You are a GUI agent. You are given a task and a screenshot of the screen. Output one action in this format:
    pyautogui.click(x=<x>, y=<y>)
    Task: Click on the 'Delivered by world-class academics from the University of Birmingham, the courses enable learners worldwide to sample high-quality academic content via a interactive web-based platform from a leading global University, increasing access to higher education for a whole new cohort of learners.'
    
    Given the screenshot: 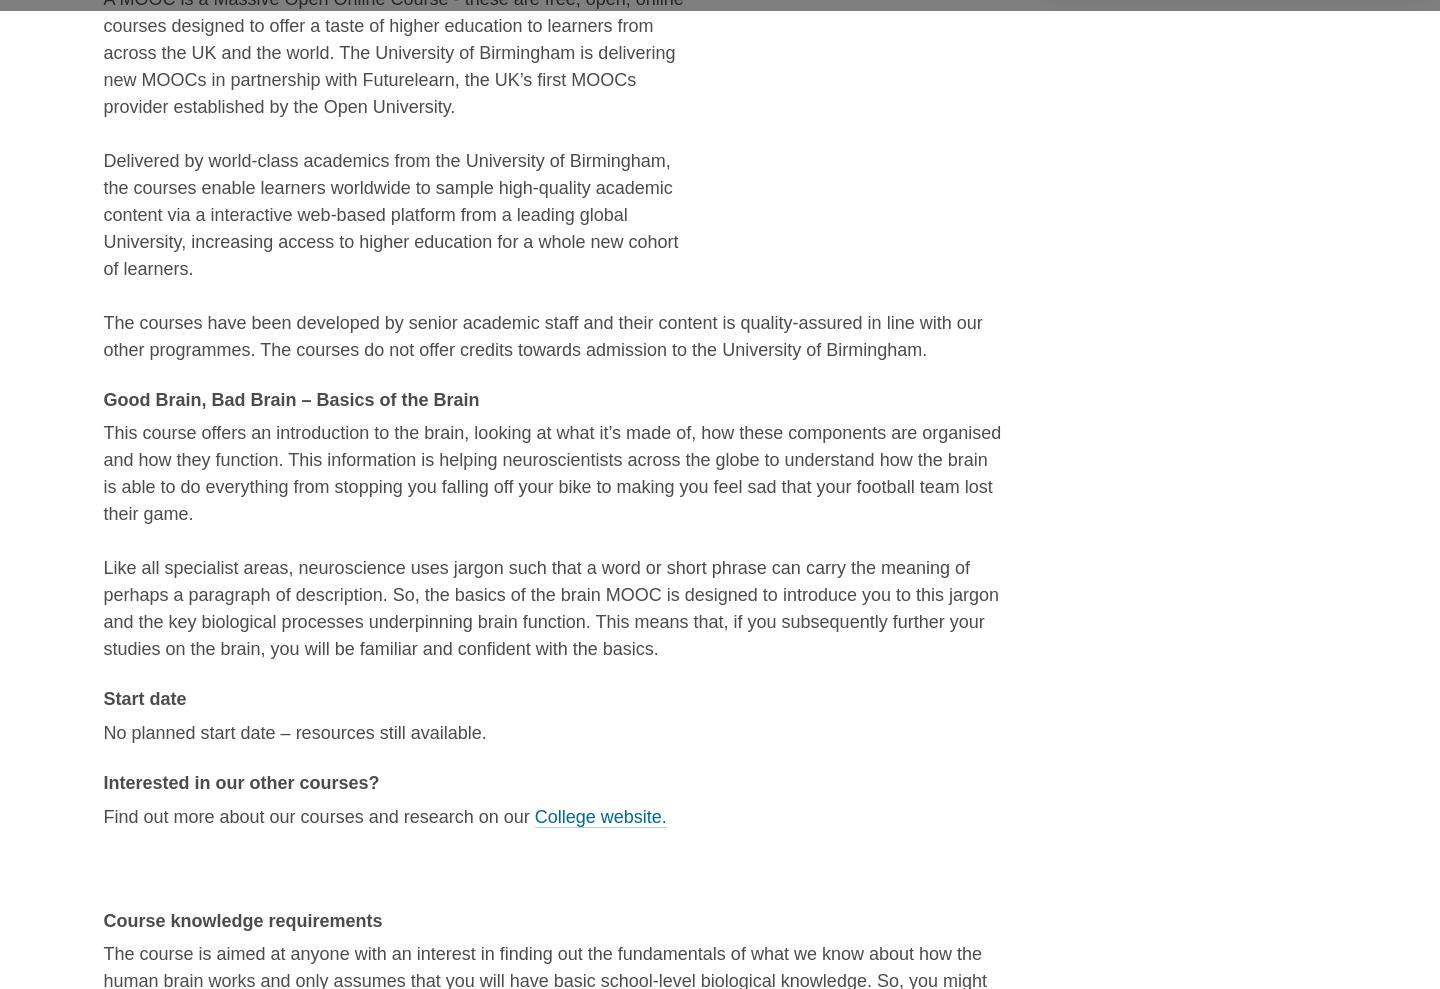 What is the action you would take?
    pyautogui.click(x=389, y=214)
    